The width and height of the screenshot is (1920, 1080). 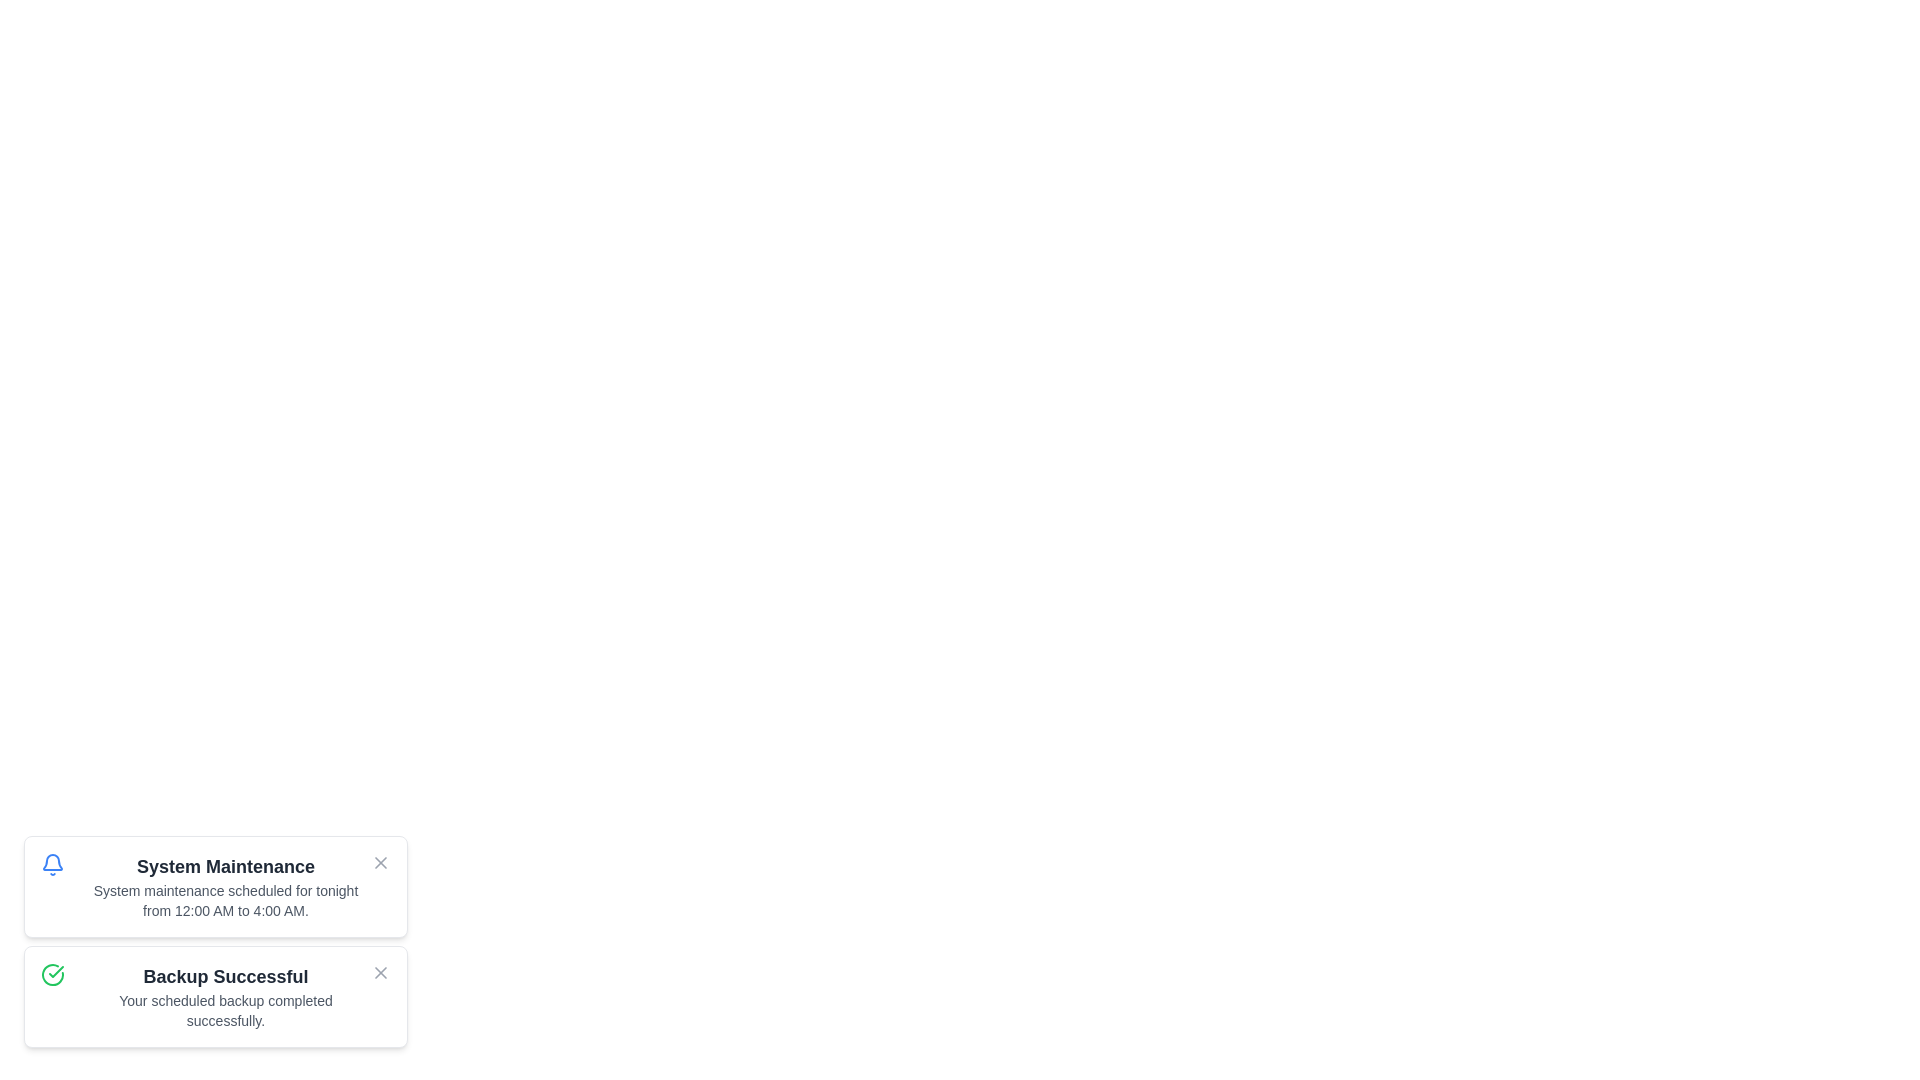 I want to click on completion icon located within the left section of the 'Backup Successful' notification card, which indicates the success of a backup process, so click(x=56, y=971).